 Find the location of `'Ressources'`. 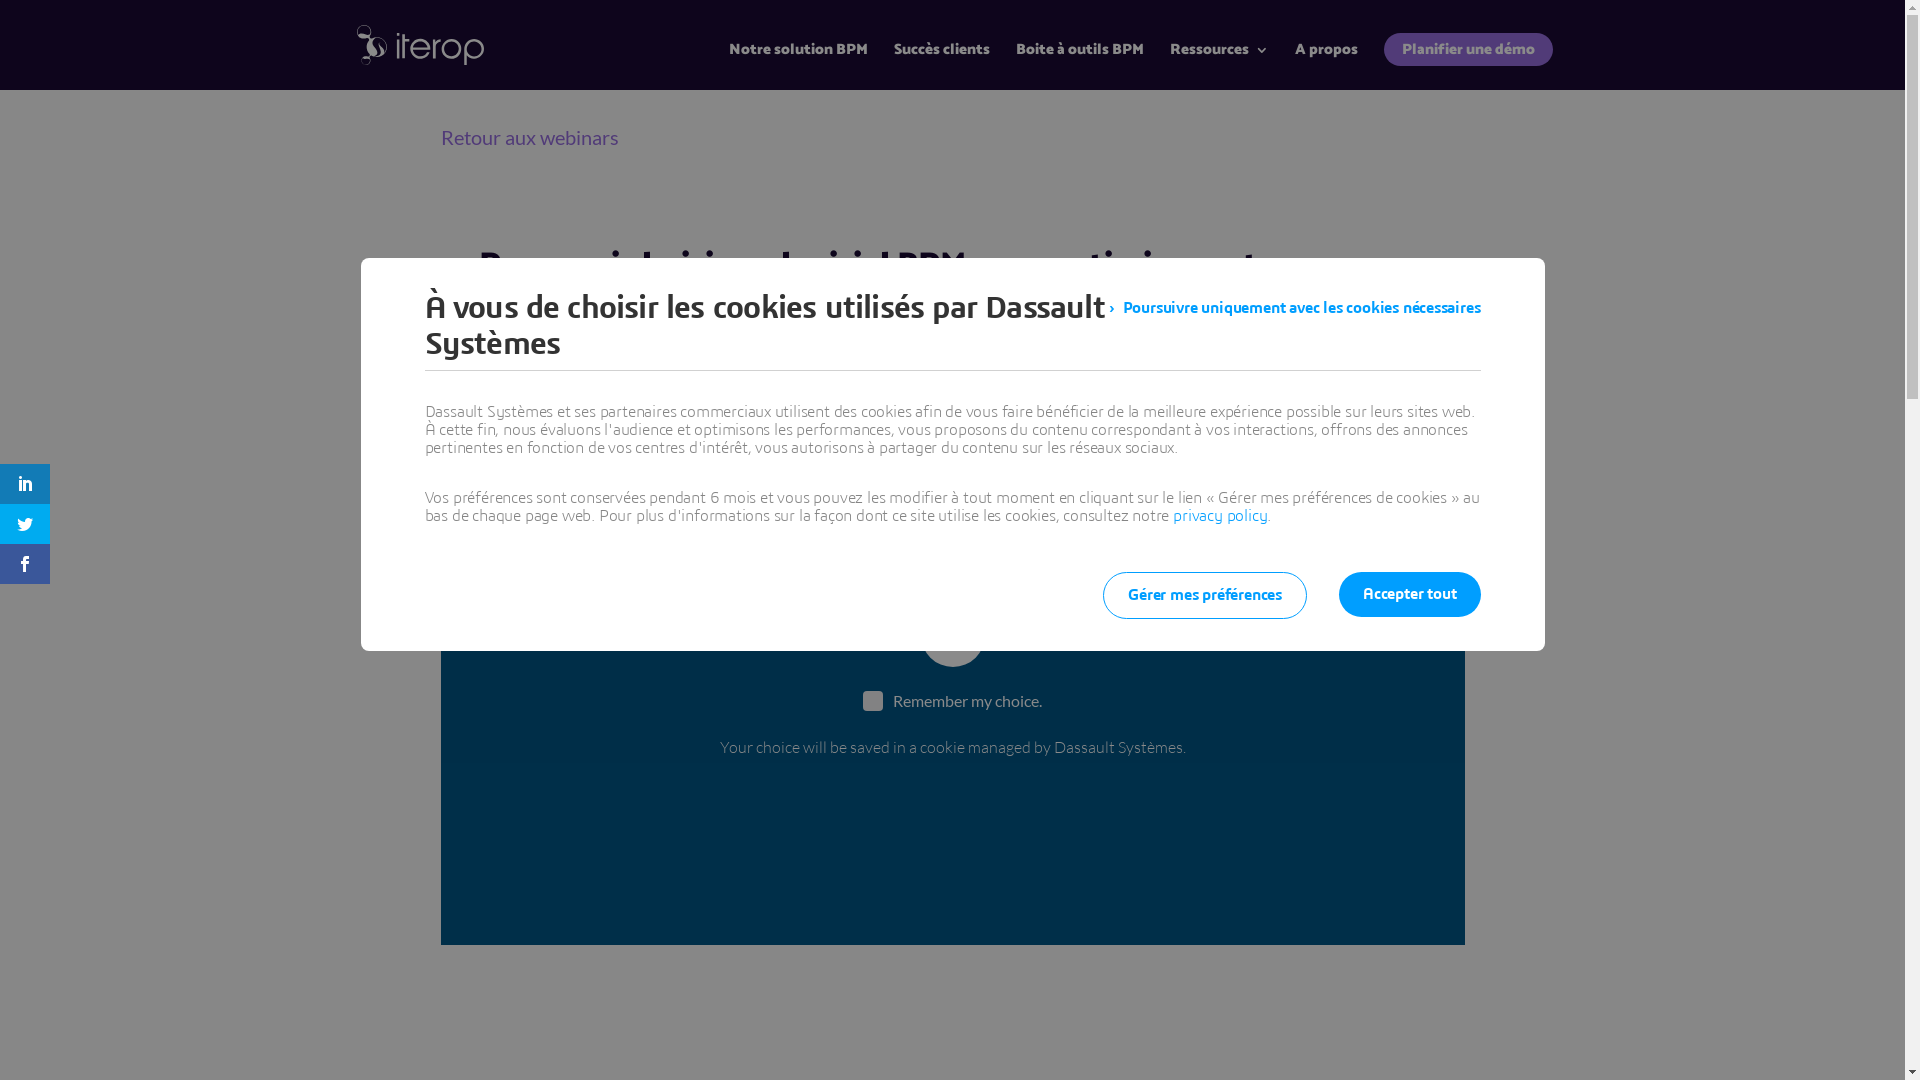

'Ressources' is located at coordinates (1218, 65).